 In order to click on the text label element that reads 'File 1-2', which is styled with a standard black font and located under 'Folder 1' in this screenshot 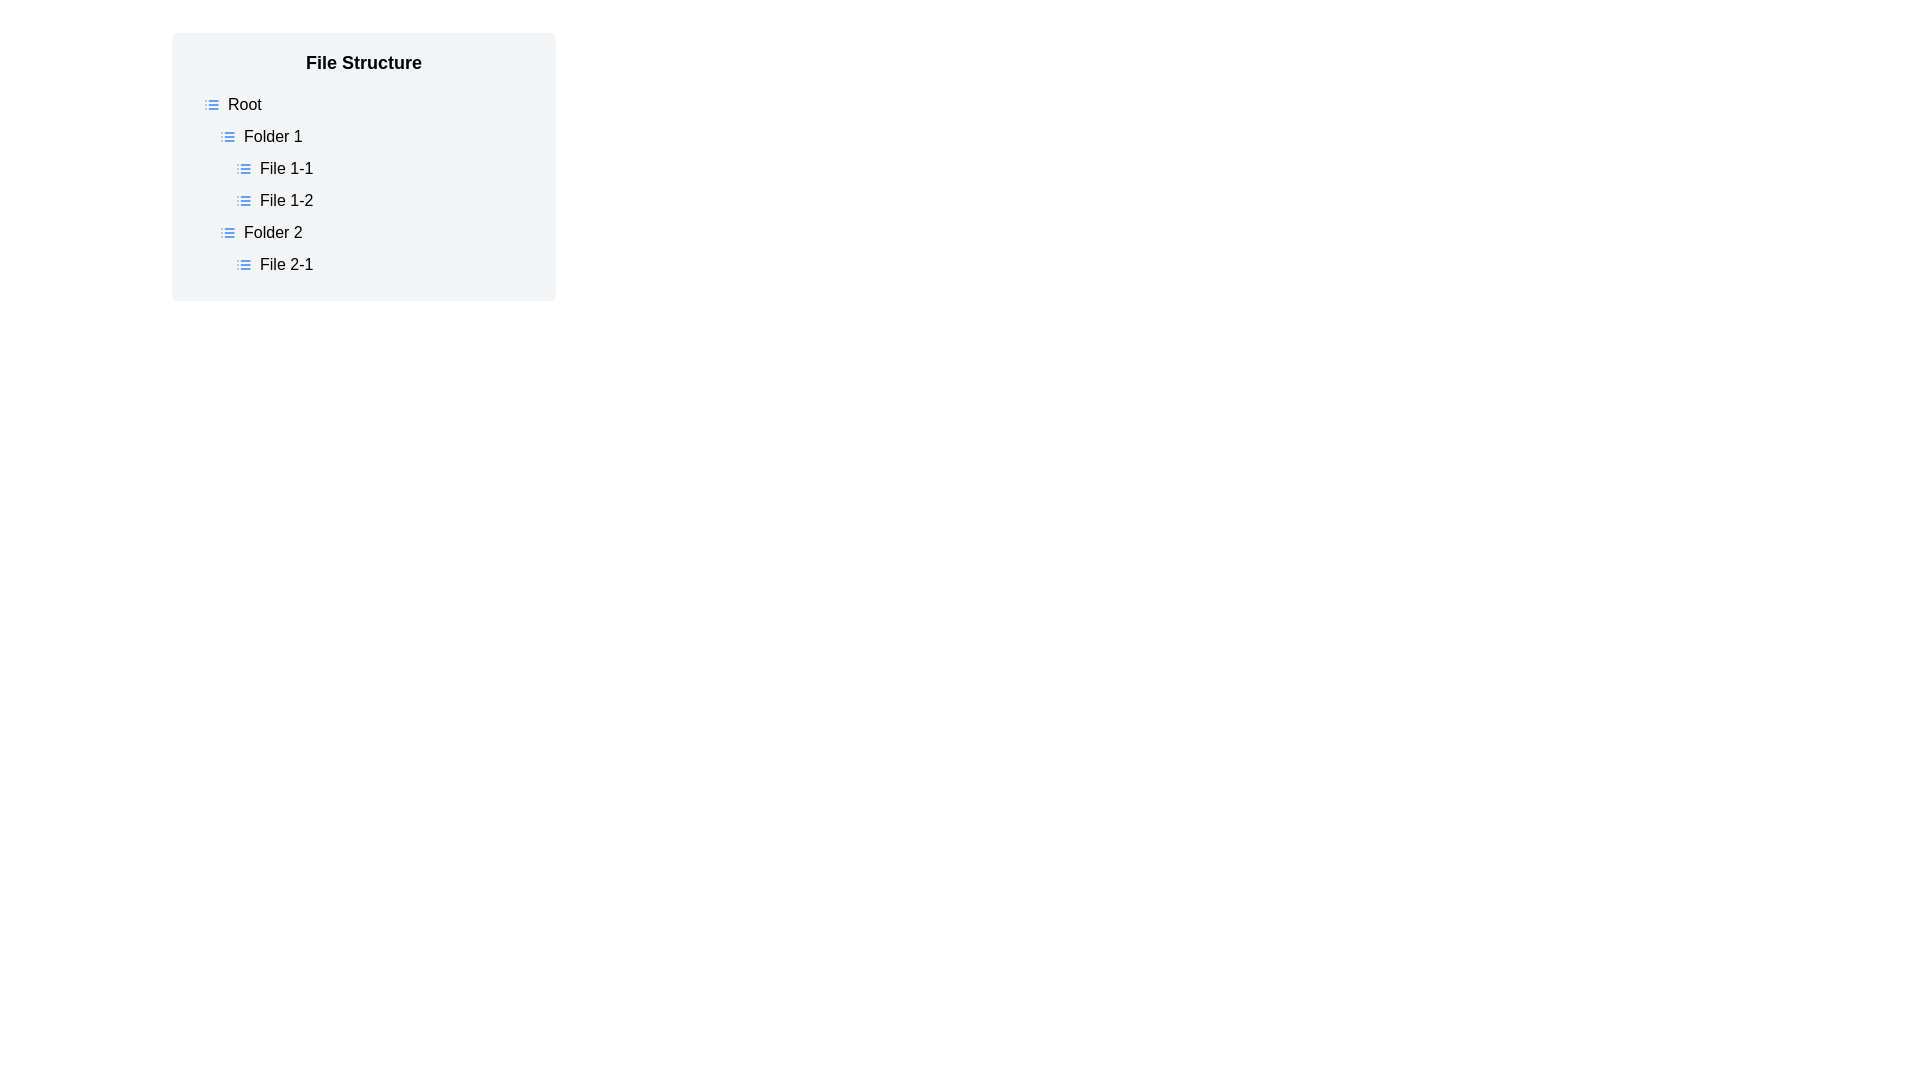, I will do `click(285, 200)`.